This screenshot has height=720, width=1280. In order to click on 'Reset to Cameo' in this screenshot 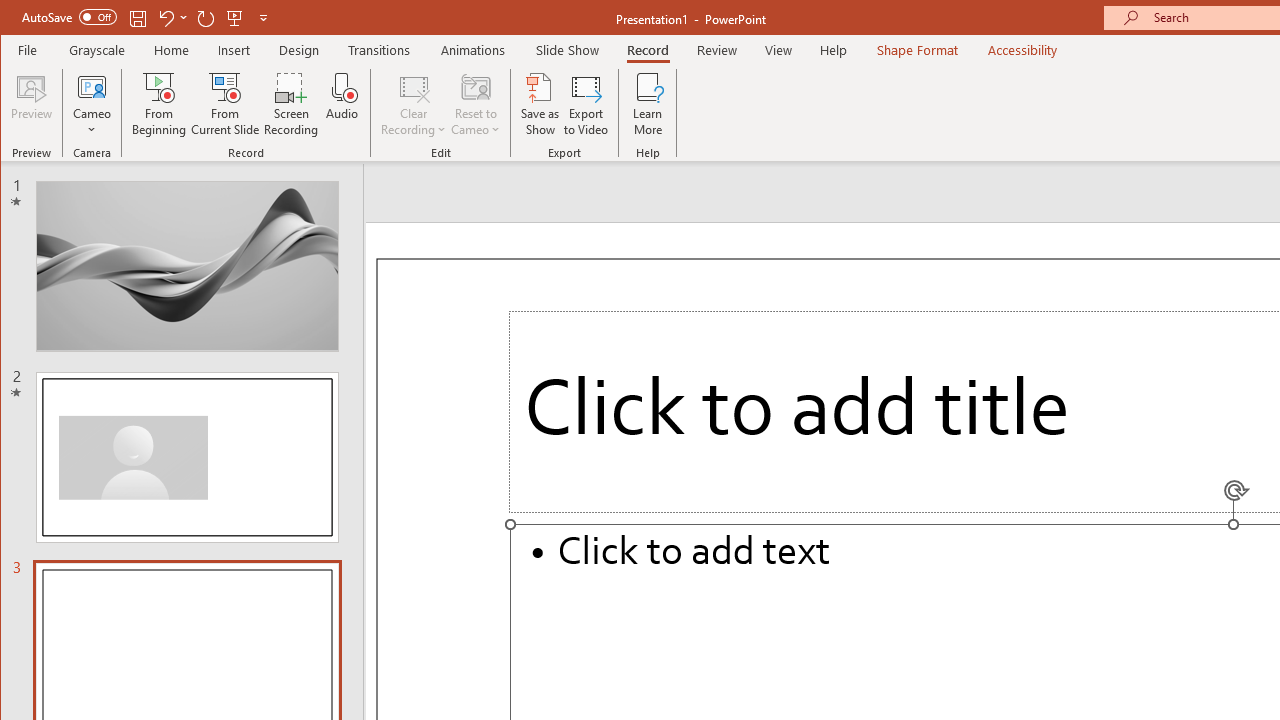, I will do `click(475, 104)`.